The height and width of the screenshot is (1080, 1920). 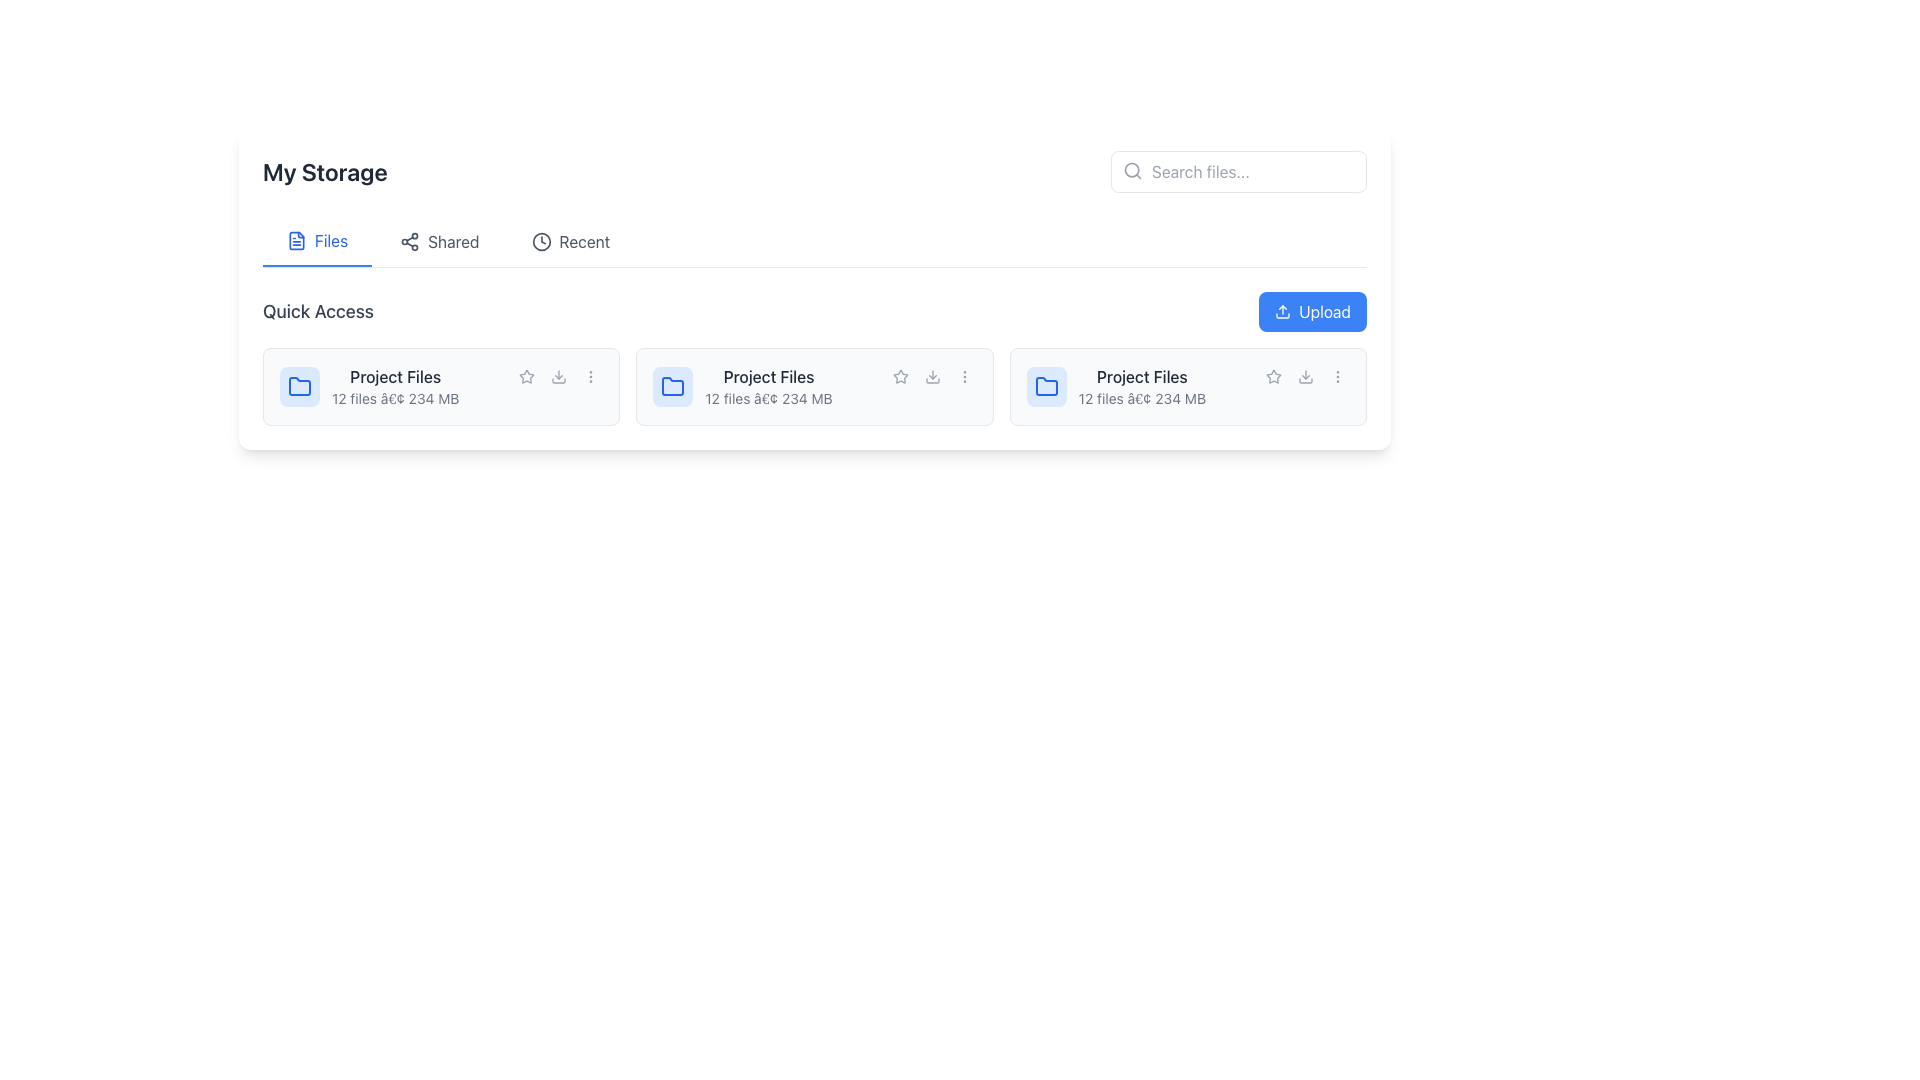 What do you see at coordinates (569, 241) in the screenshot?
I see `the 'Recent' navigation tab, which features a clock icon and is positioned between the 'Shared' tab and the 'Upload' button` at bounding box center [569, 241].